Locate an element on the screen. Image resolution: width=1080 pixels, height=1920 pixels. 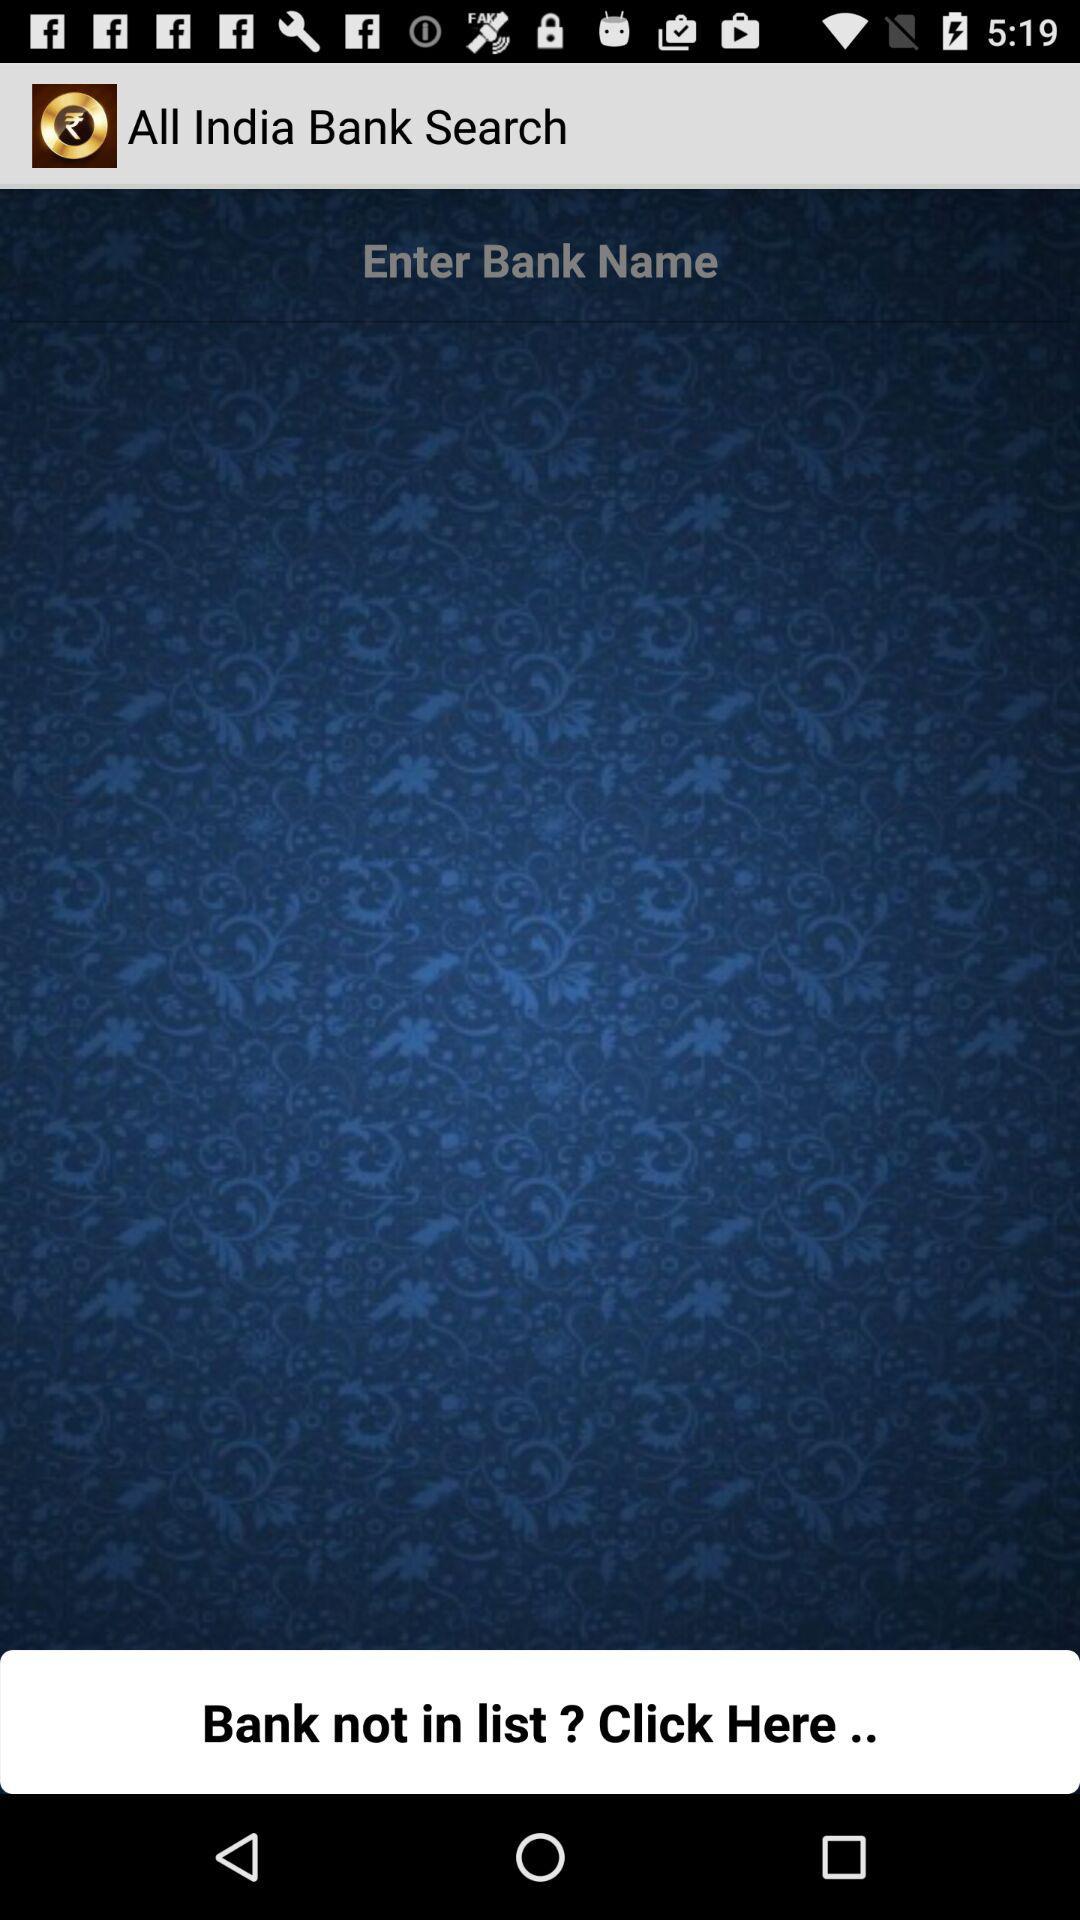
bank name is located at coordinates (540, 259).